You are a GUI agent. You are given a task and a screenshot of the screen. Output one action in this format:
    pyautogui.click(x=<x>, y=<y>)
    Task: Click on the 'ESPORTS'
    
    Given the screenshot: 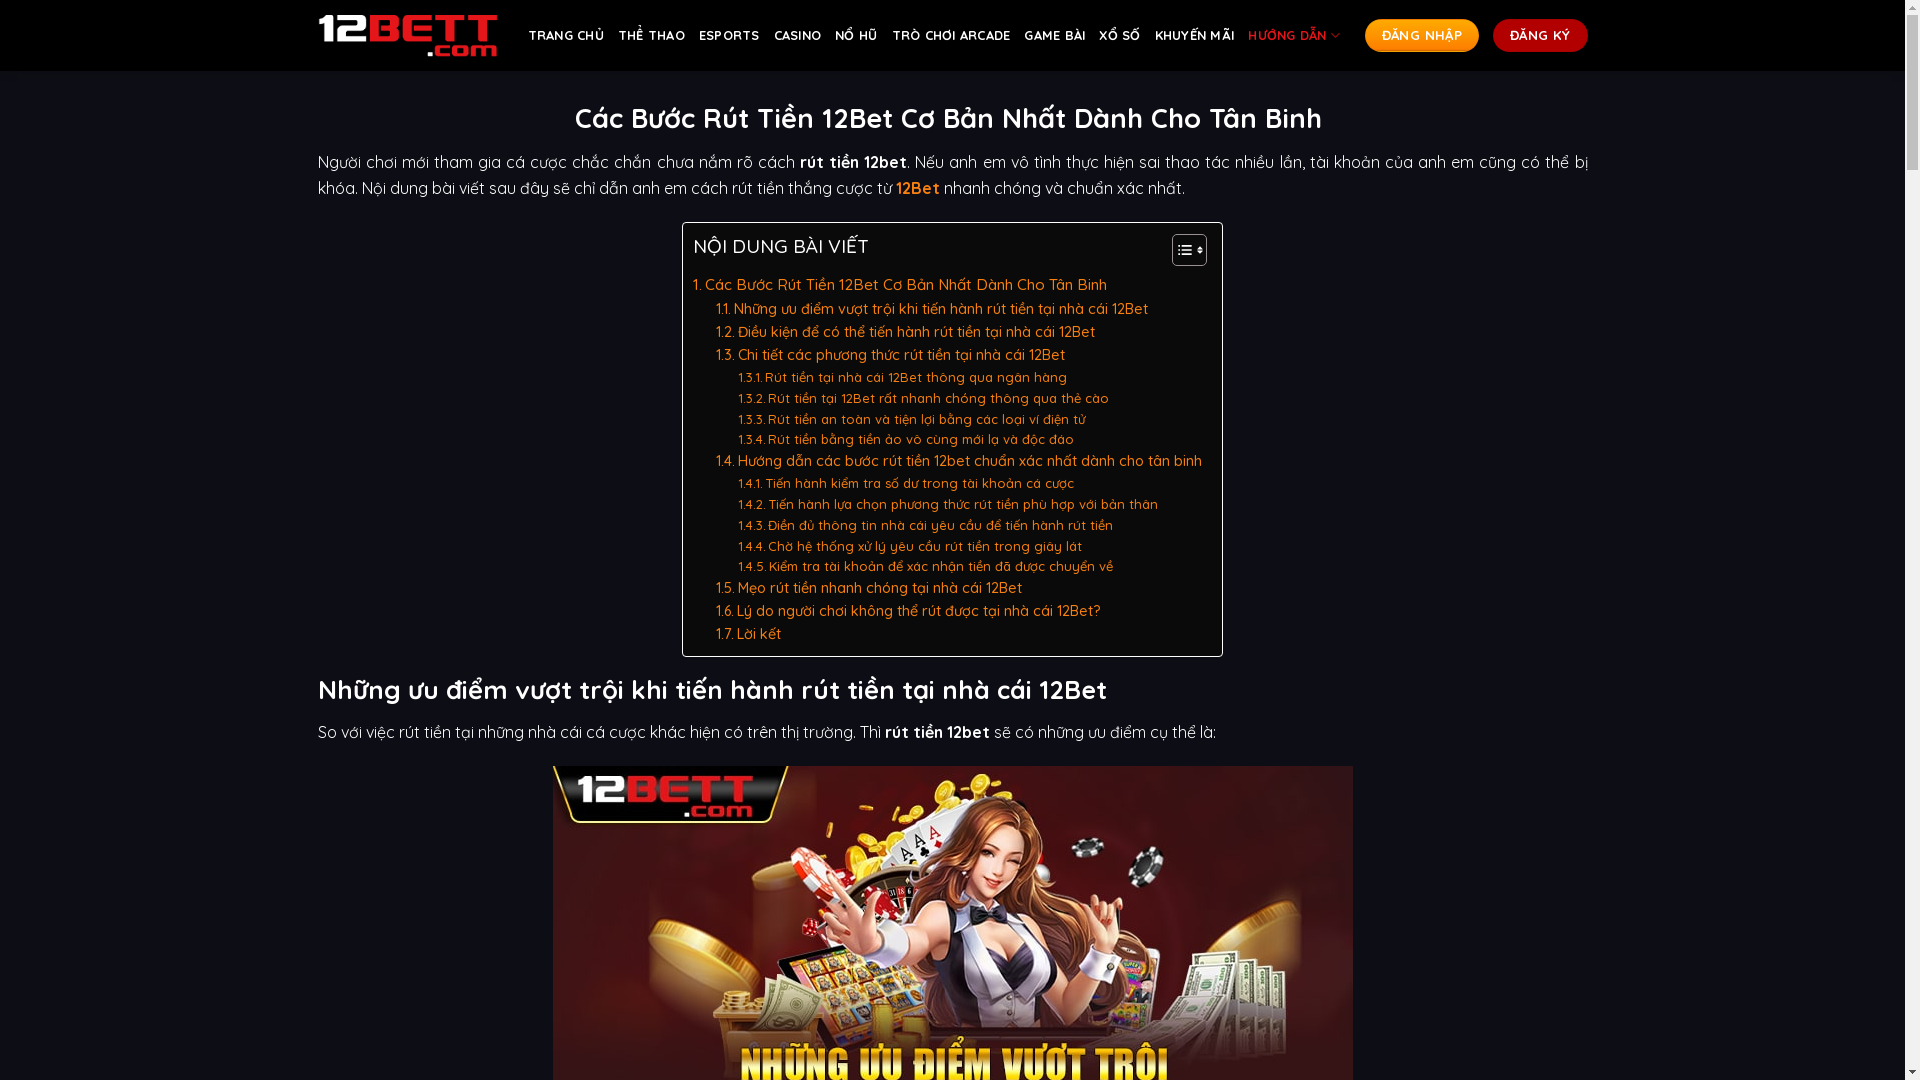 What is the action you would take?
    pyautogui.click(x=728, y=35)
    